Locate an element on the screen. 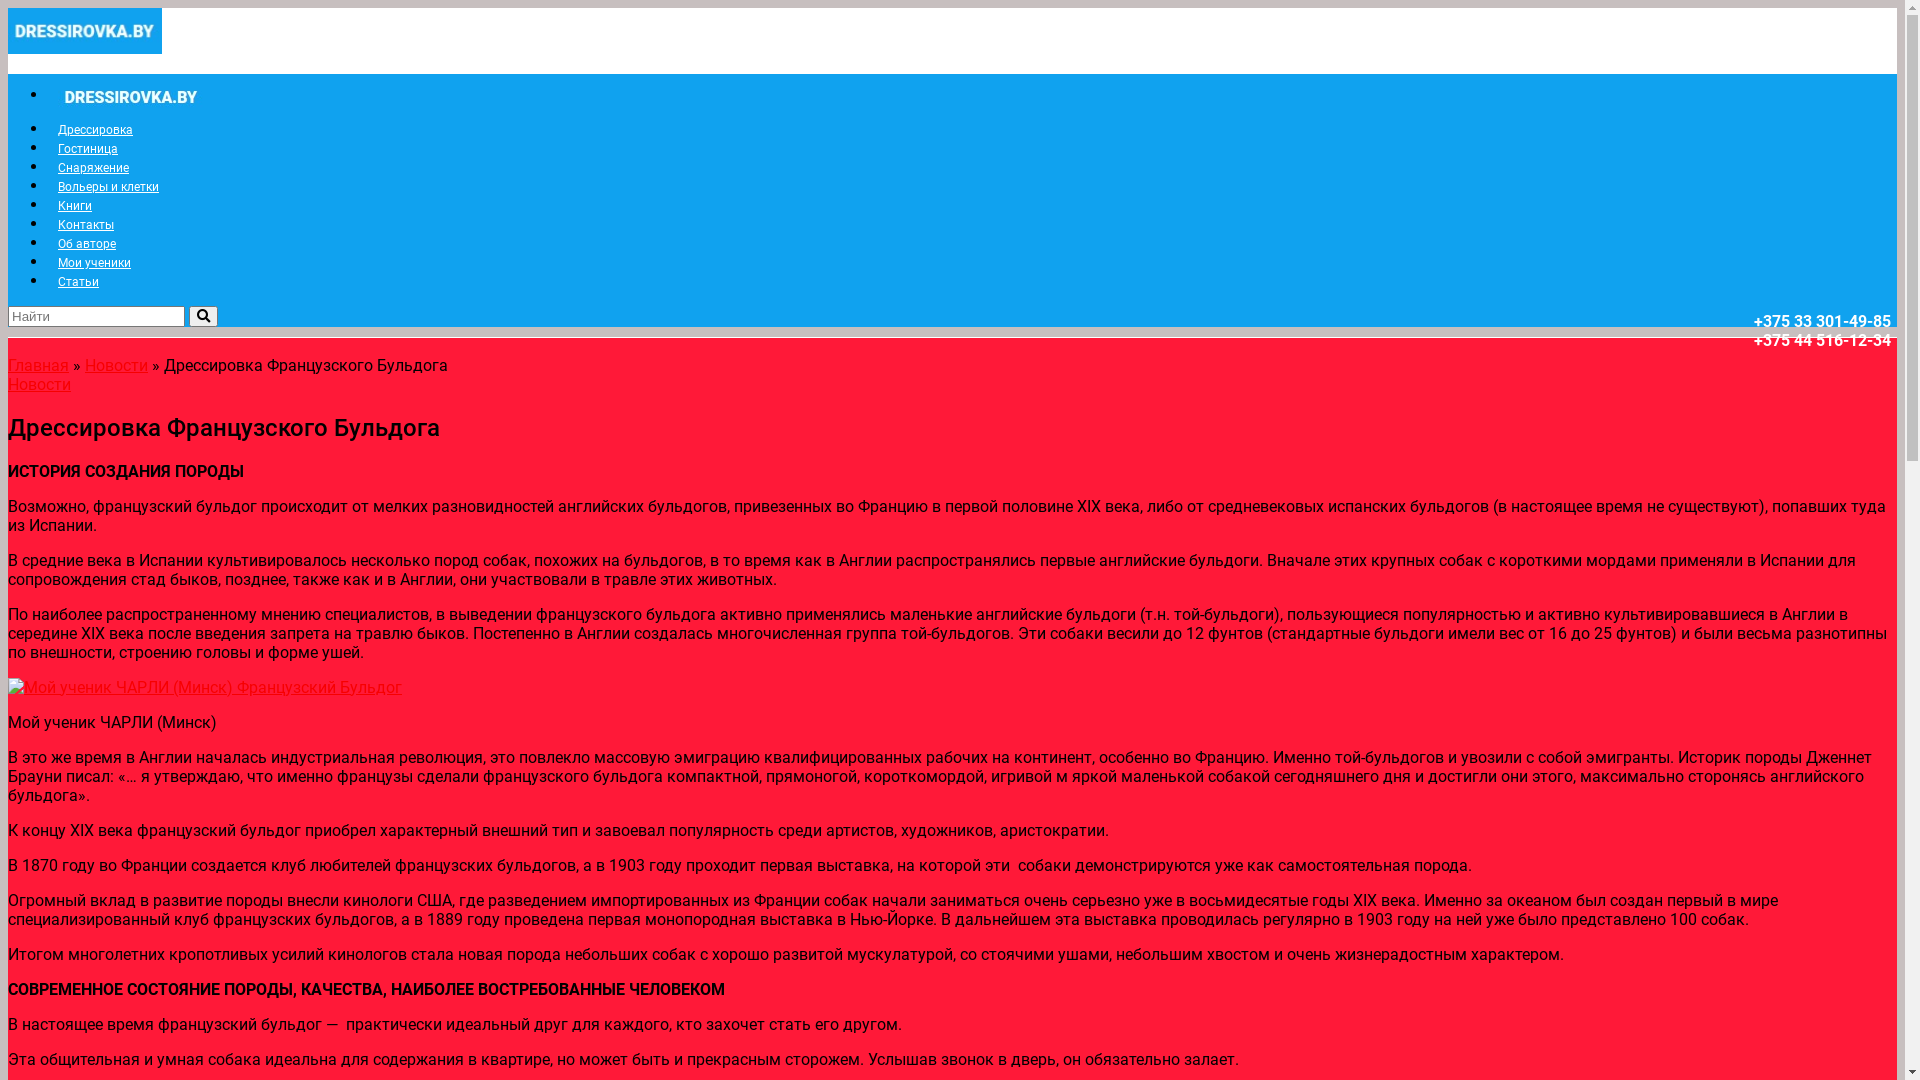 Image resolution: width=1920 pixels, height=1080 pixels. '+375 44 516-12-34' is located at coordinates (1822, 339).